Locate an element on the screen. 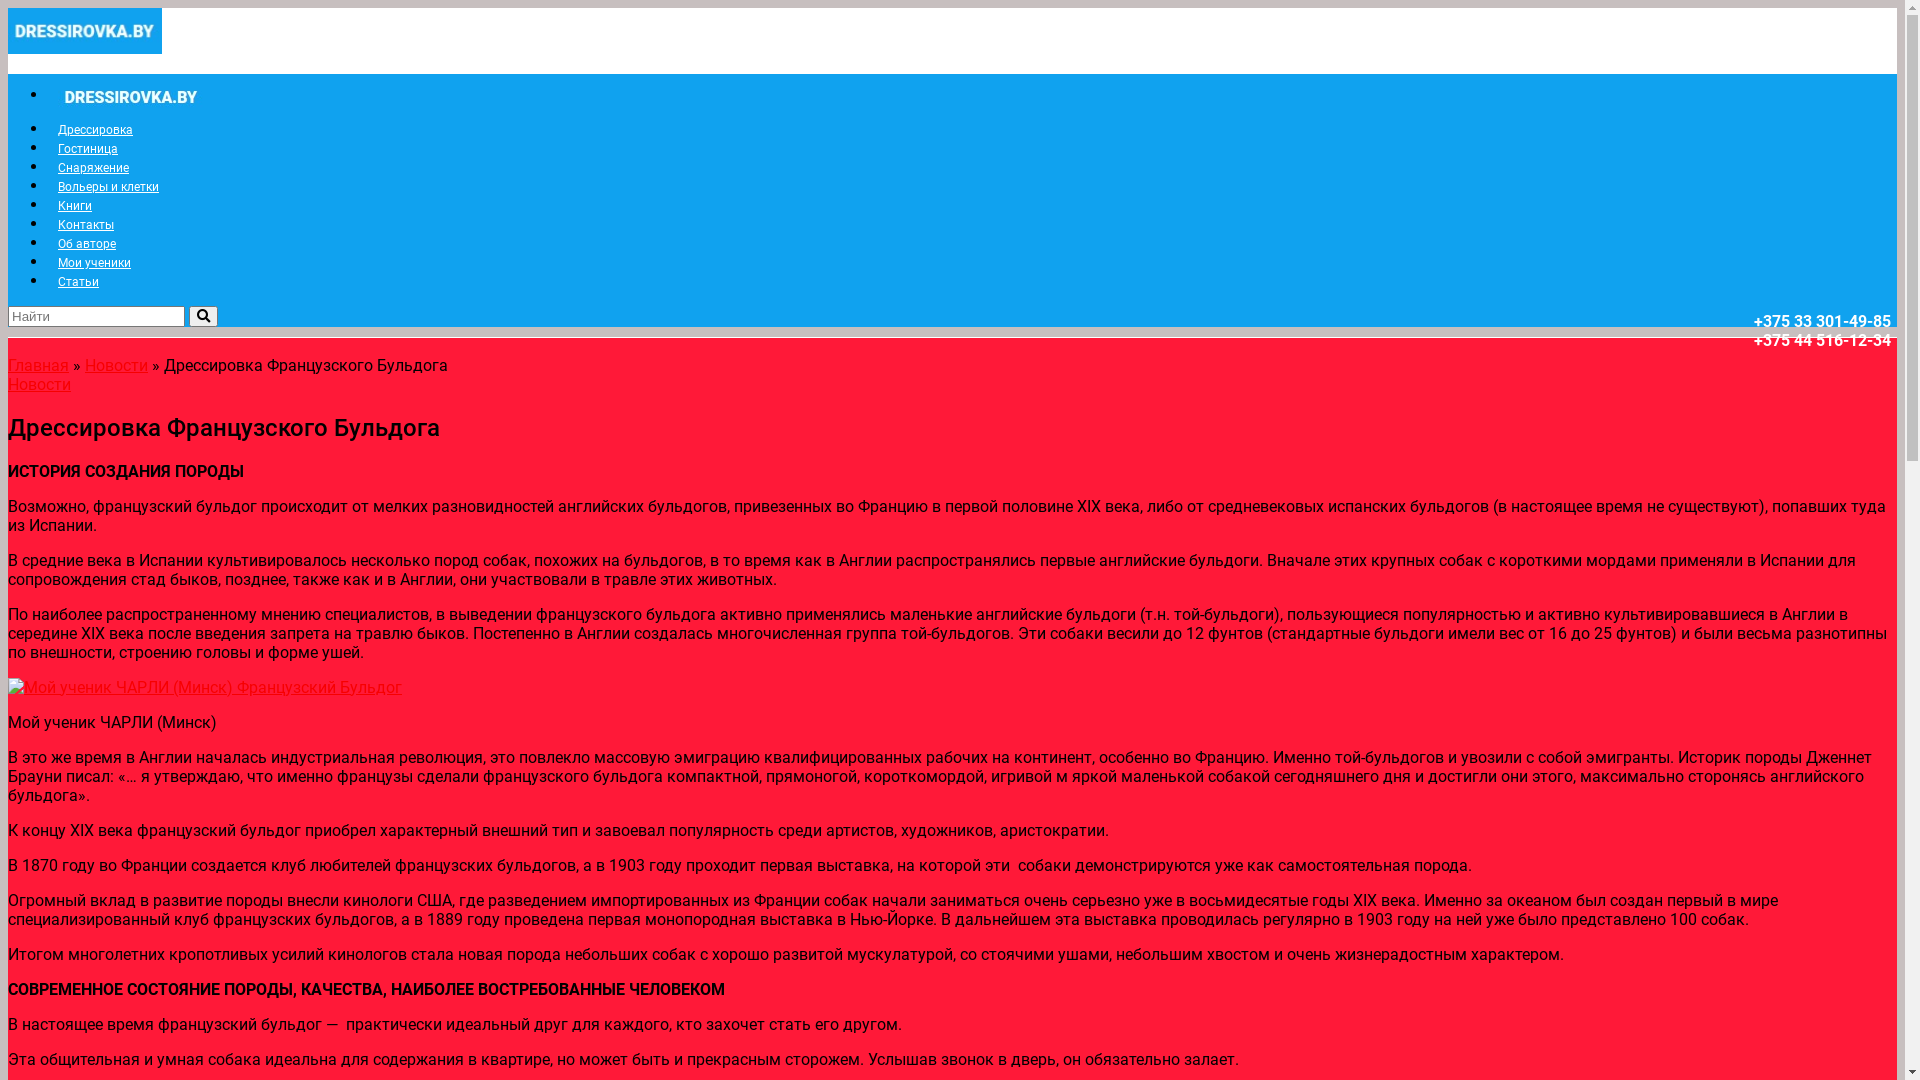 Image resolution: width=1920 pixels, height=1080 pixels. '+375 44 516-12-34' is located at coordinates (1822, 339).